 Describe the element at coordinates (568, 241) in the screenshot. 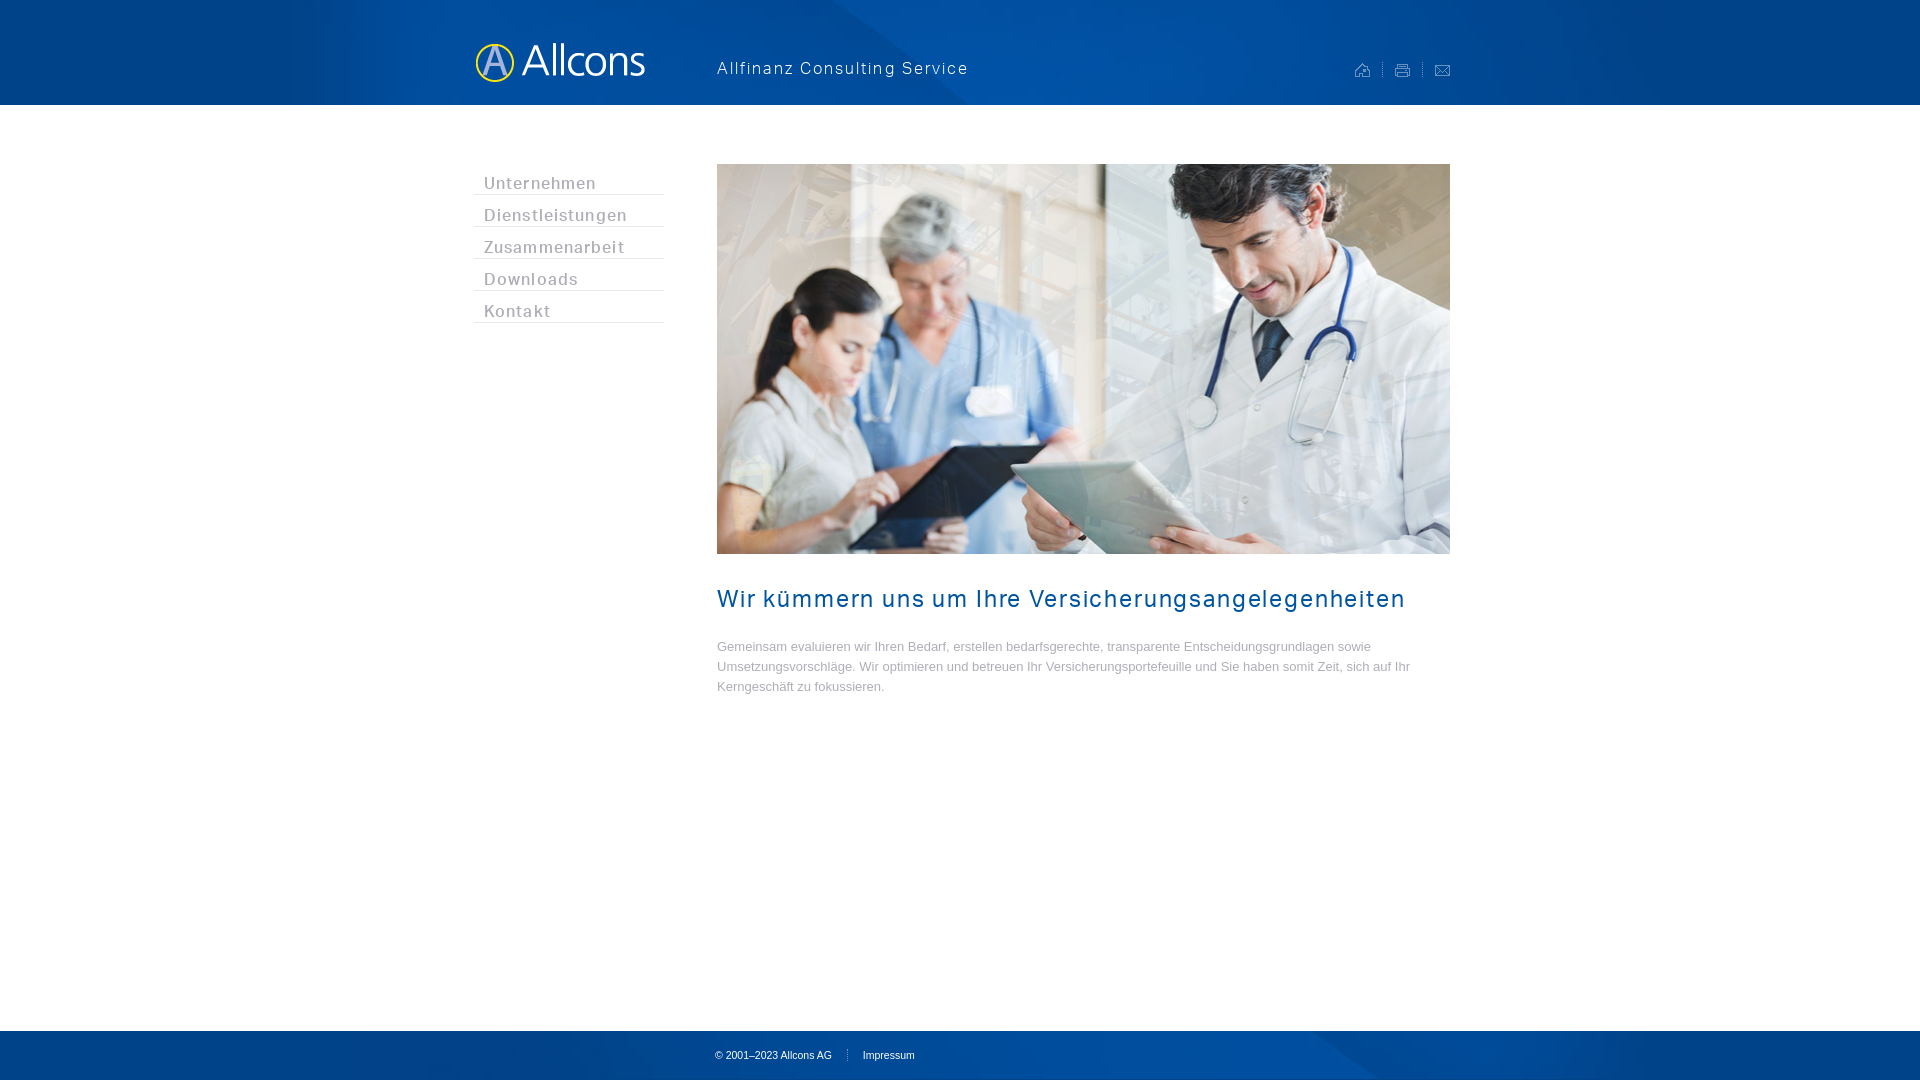

I see `'Zusammenarbeit'` at that location.